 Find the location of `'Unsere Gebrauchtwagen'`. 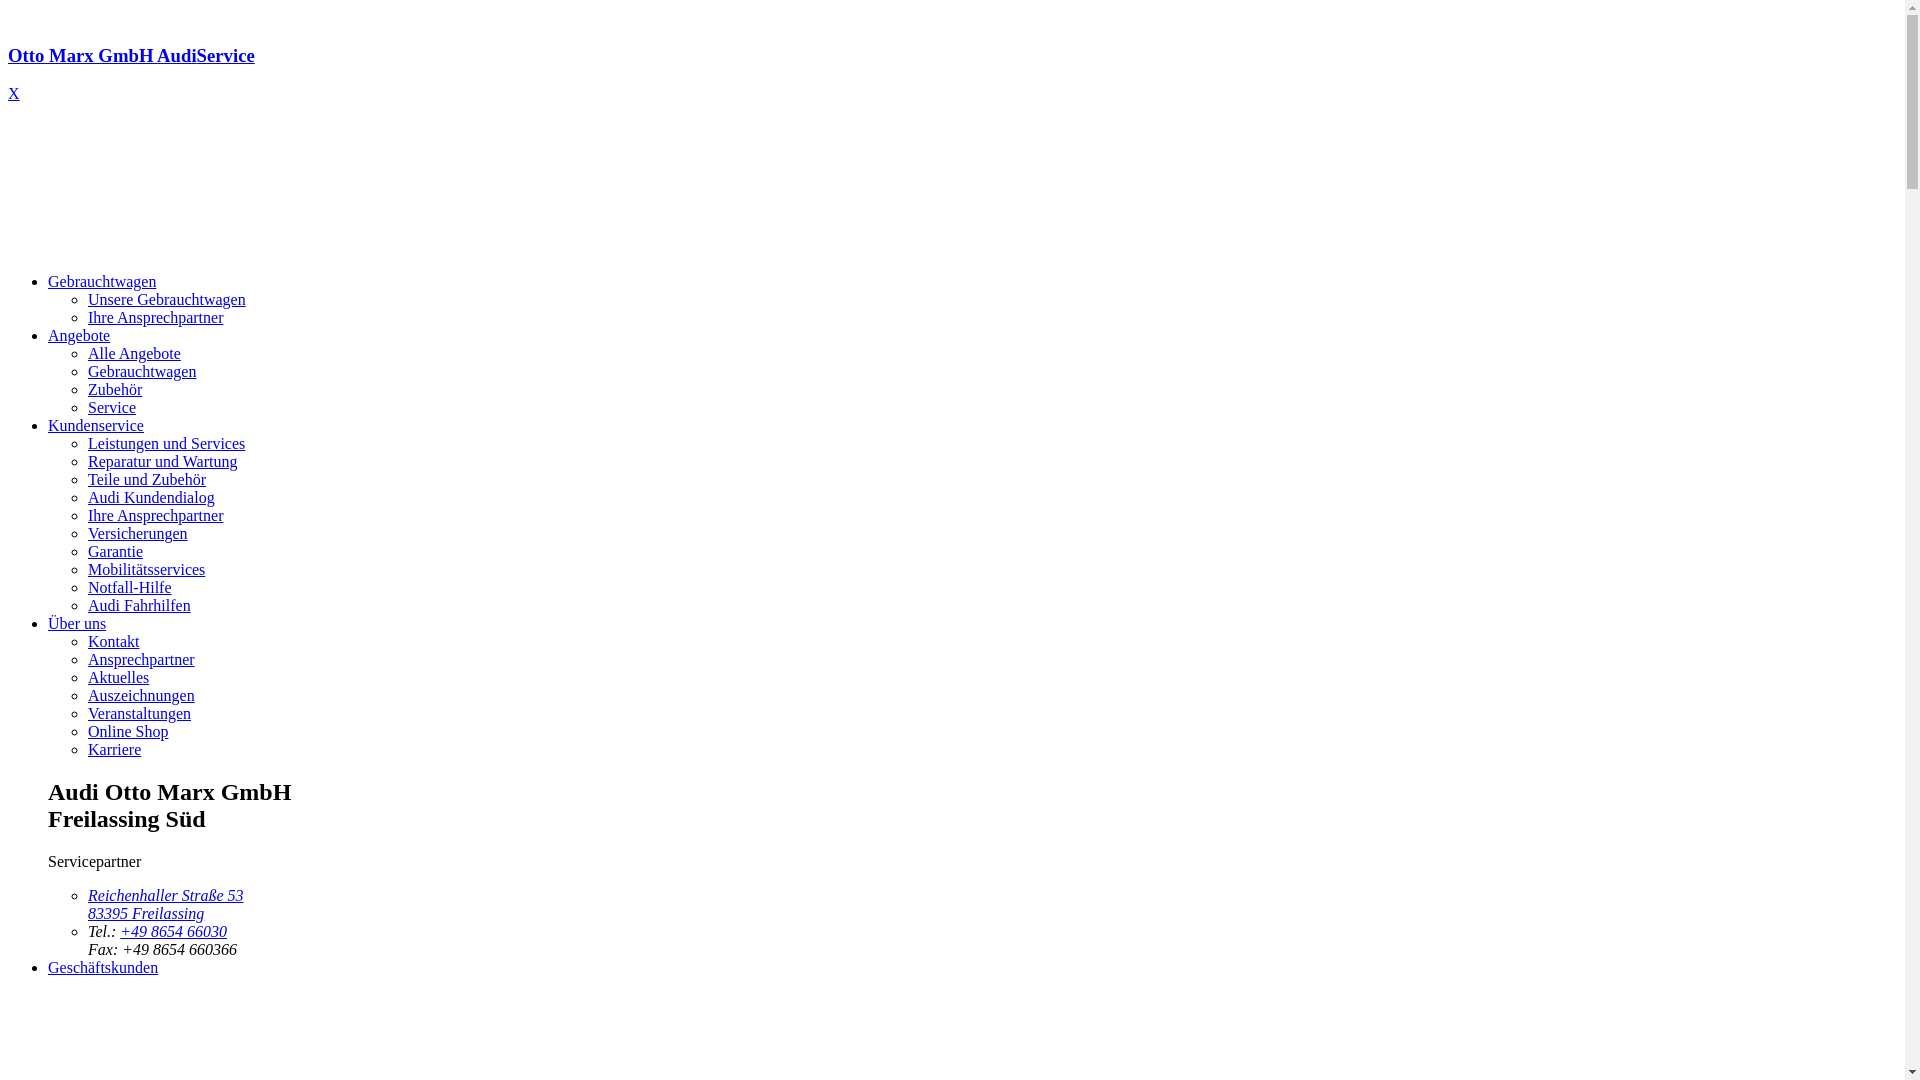

'Unsere Gebrauchtwagen' is located at coordinates (167, 299).